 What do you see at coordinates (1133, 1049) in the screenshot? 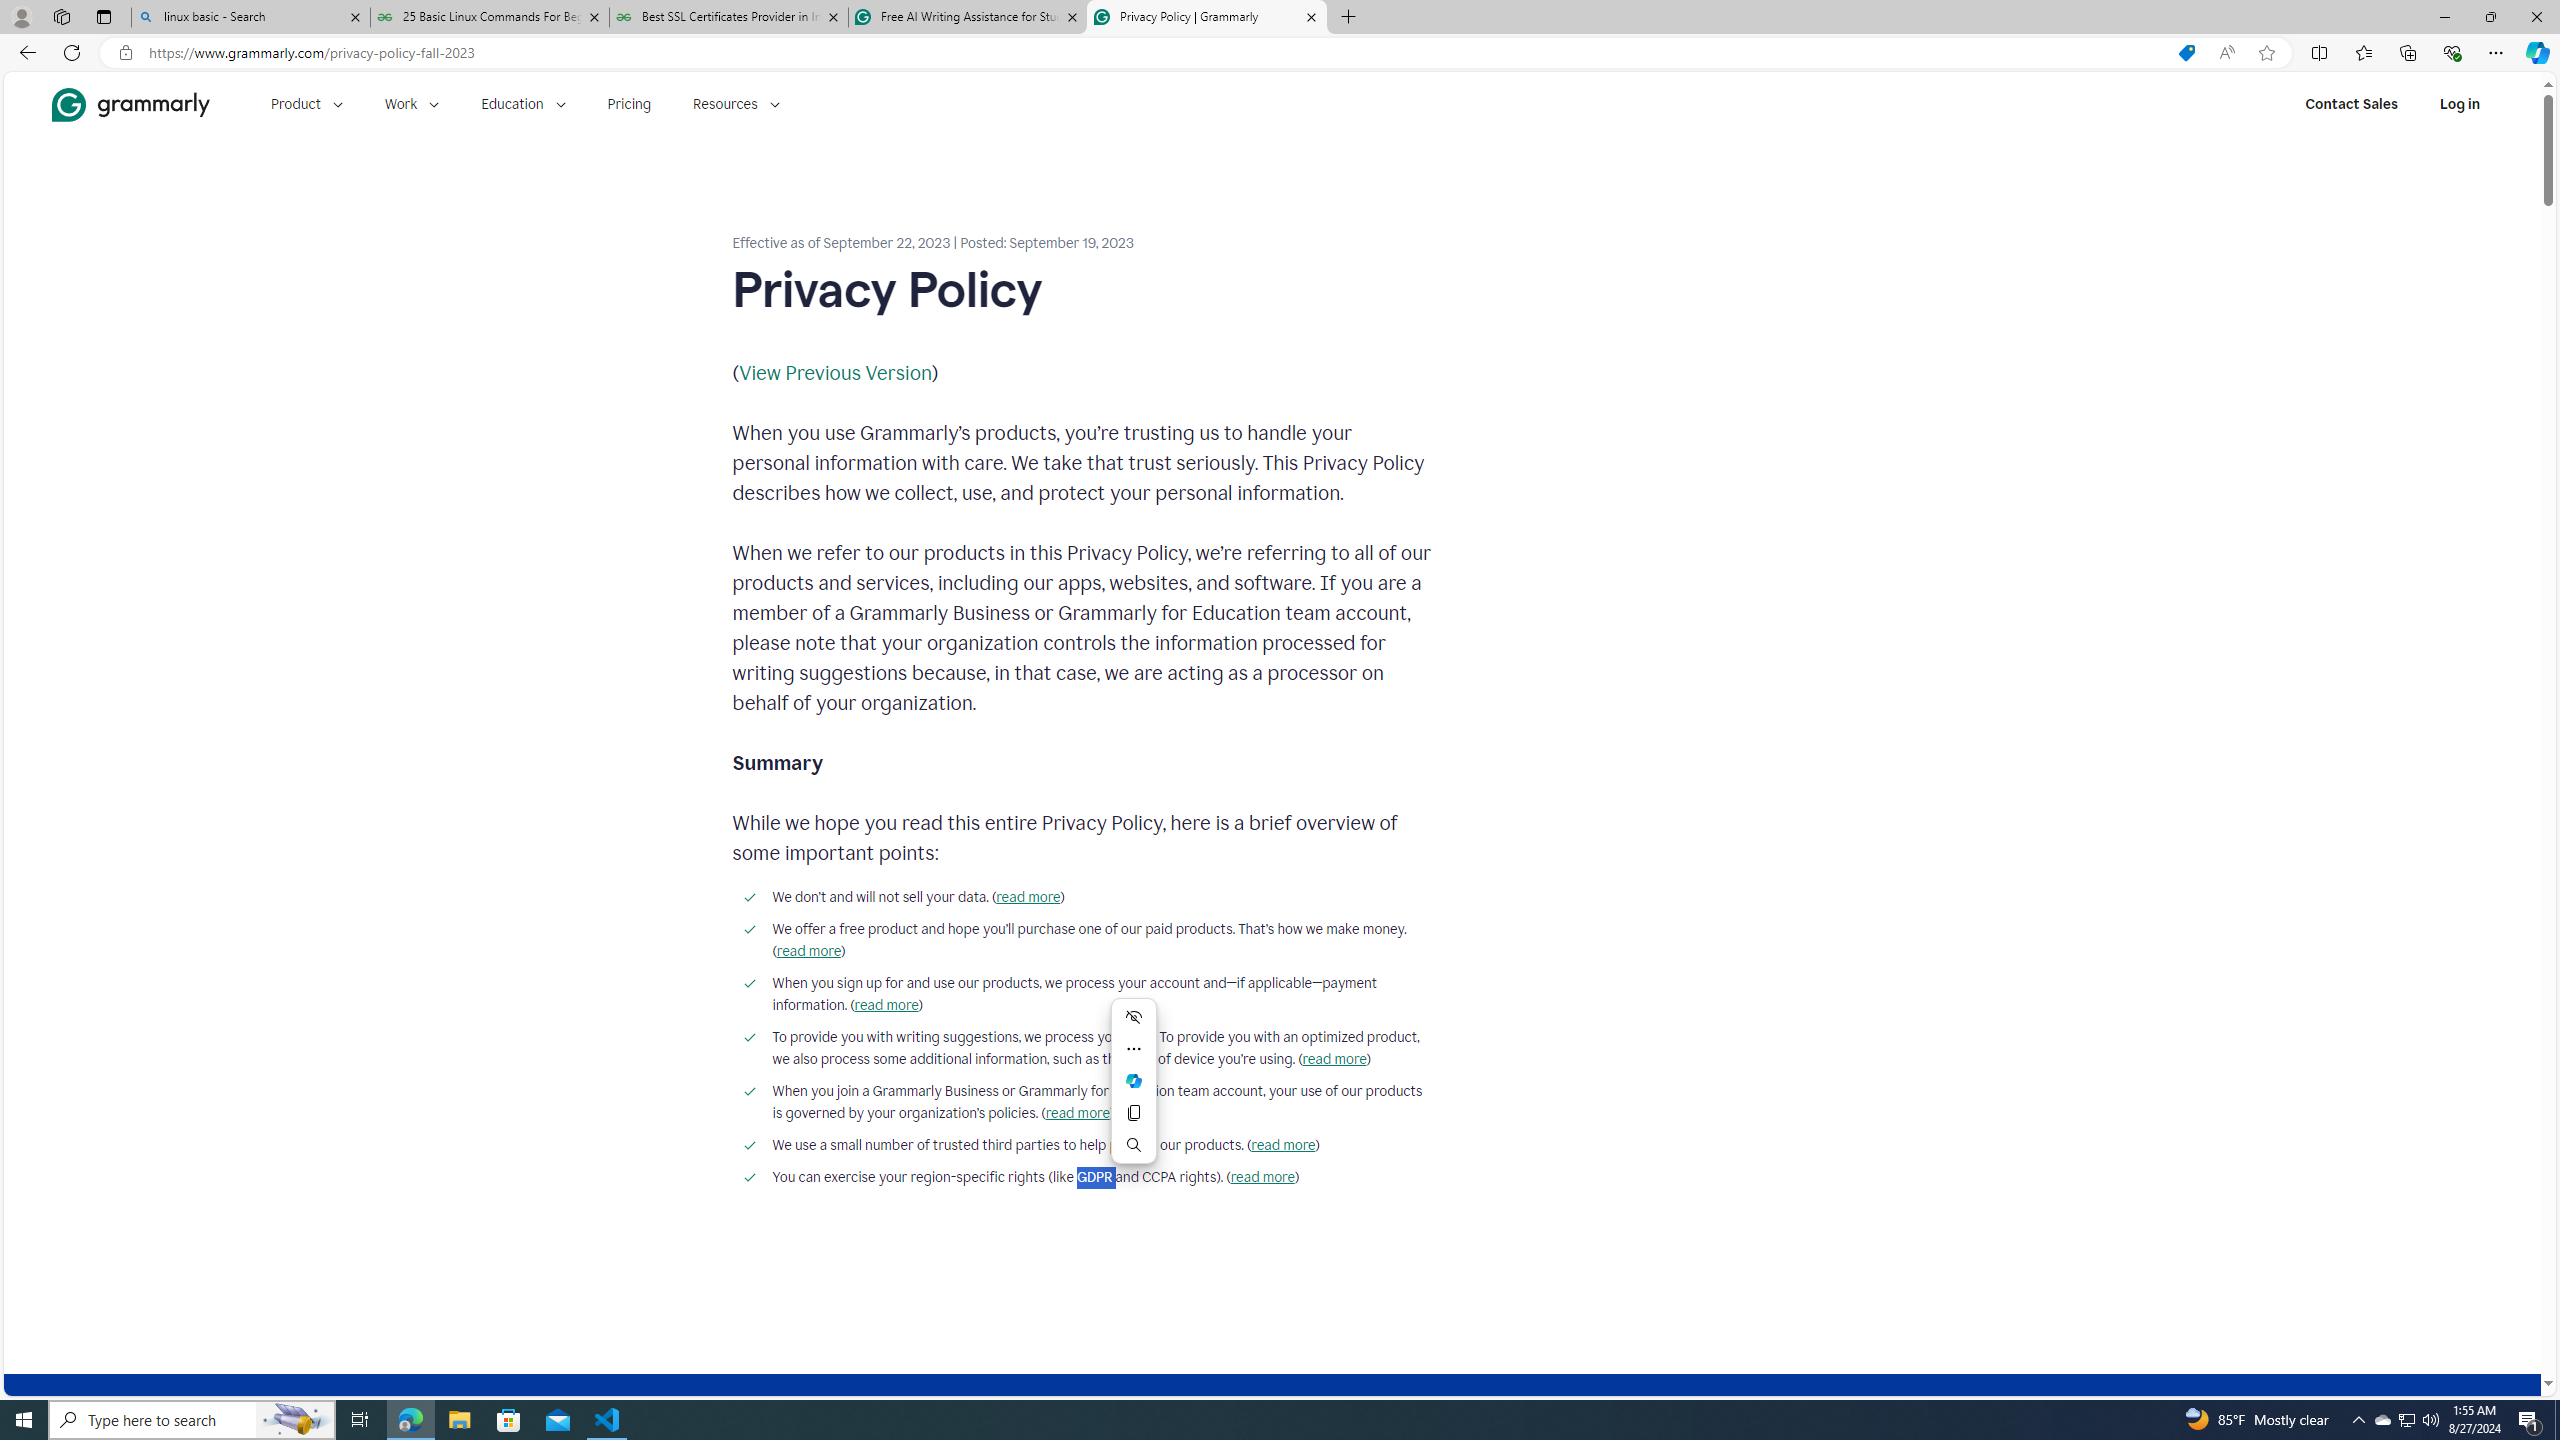
I see `'More actions'` at bounding box center [1133, 1049].